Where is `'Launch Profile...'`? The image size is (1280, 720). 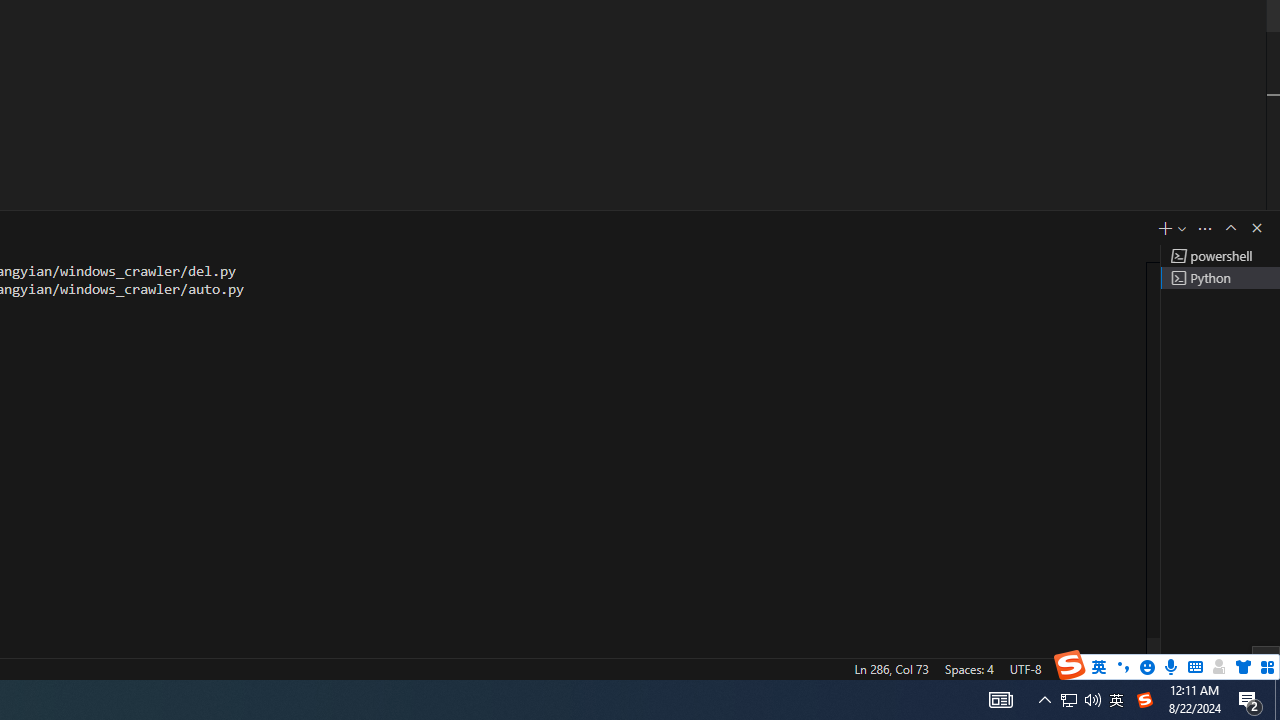
'Launch Profile...' is located at coordinates (1182, 227).